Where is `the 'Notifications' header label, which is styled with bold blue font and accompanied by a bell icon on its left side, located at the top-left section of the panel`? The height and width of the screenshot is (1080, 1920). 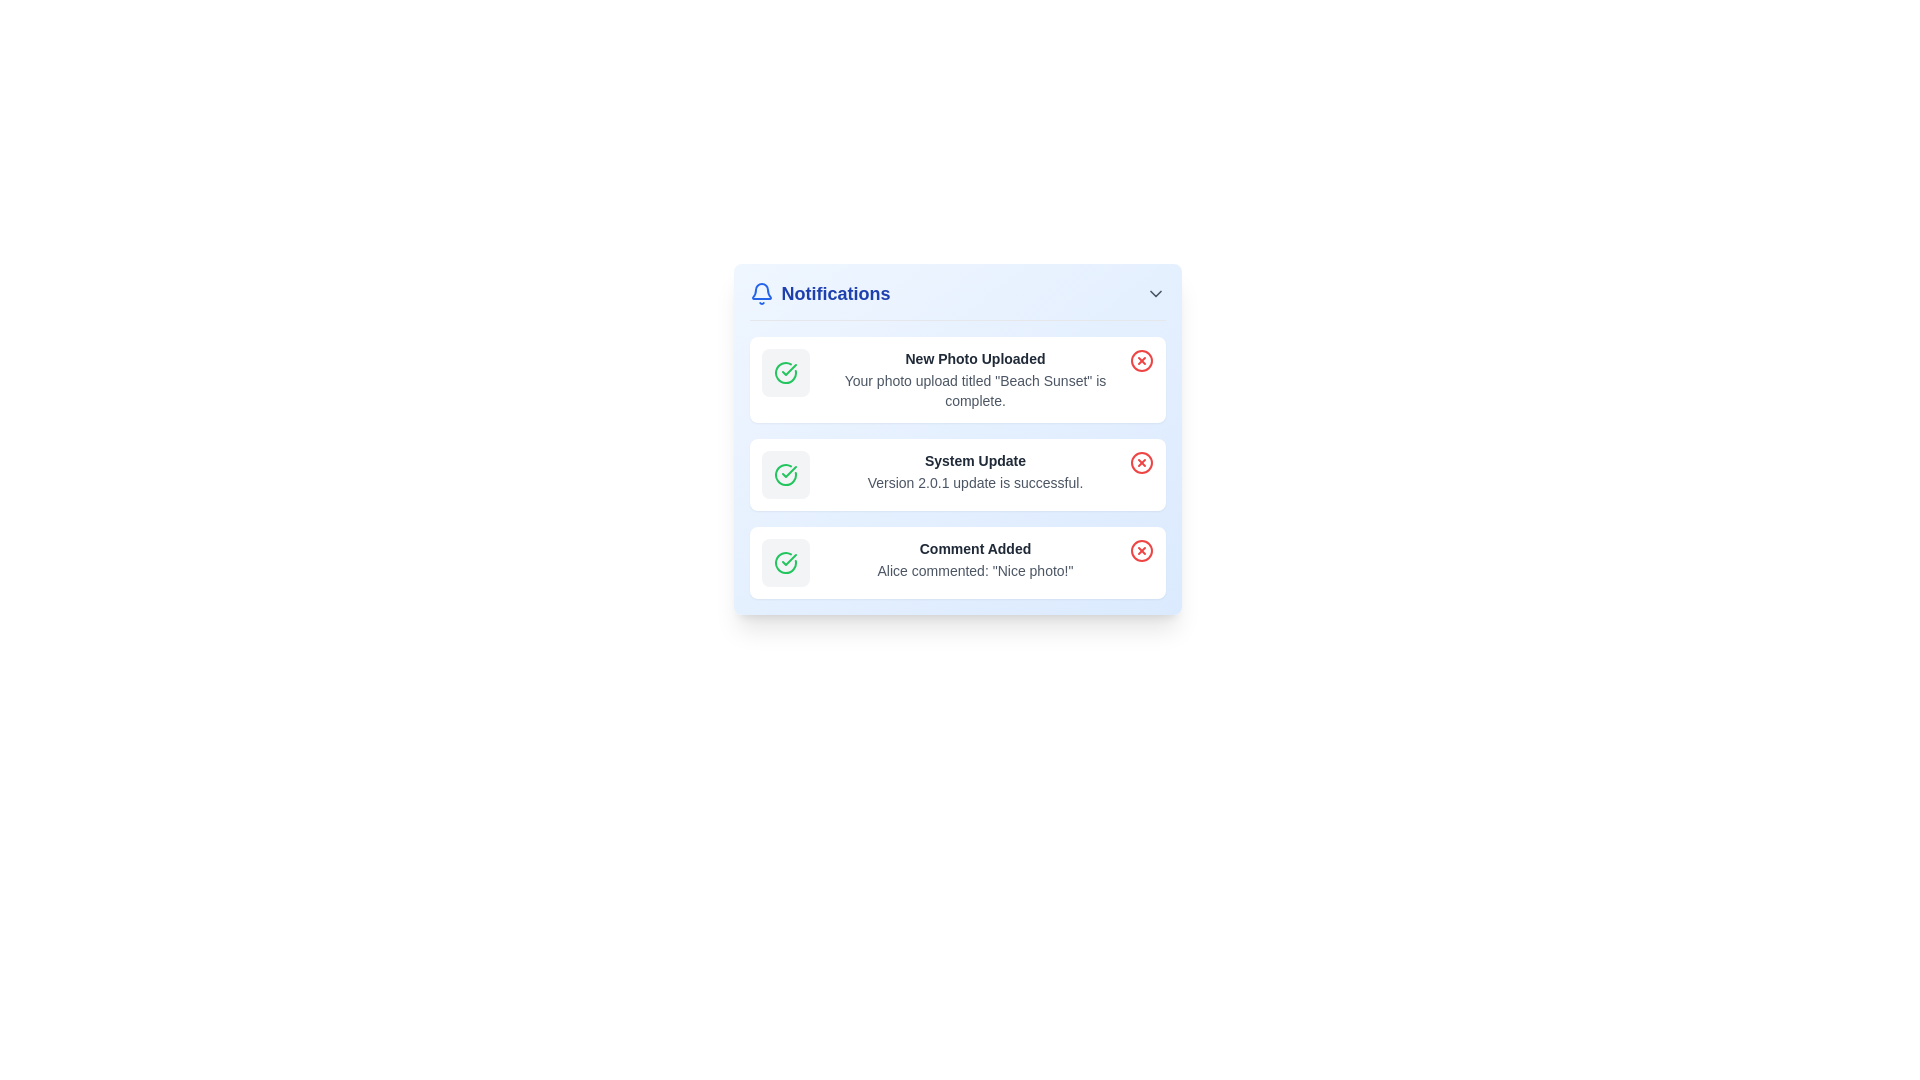
the 'Notifications' header label, which is styled with bold blue font and accompanied by a bell icon on its left side, located at the top-left section of the panel is located at coordinates (820, 293).